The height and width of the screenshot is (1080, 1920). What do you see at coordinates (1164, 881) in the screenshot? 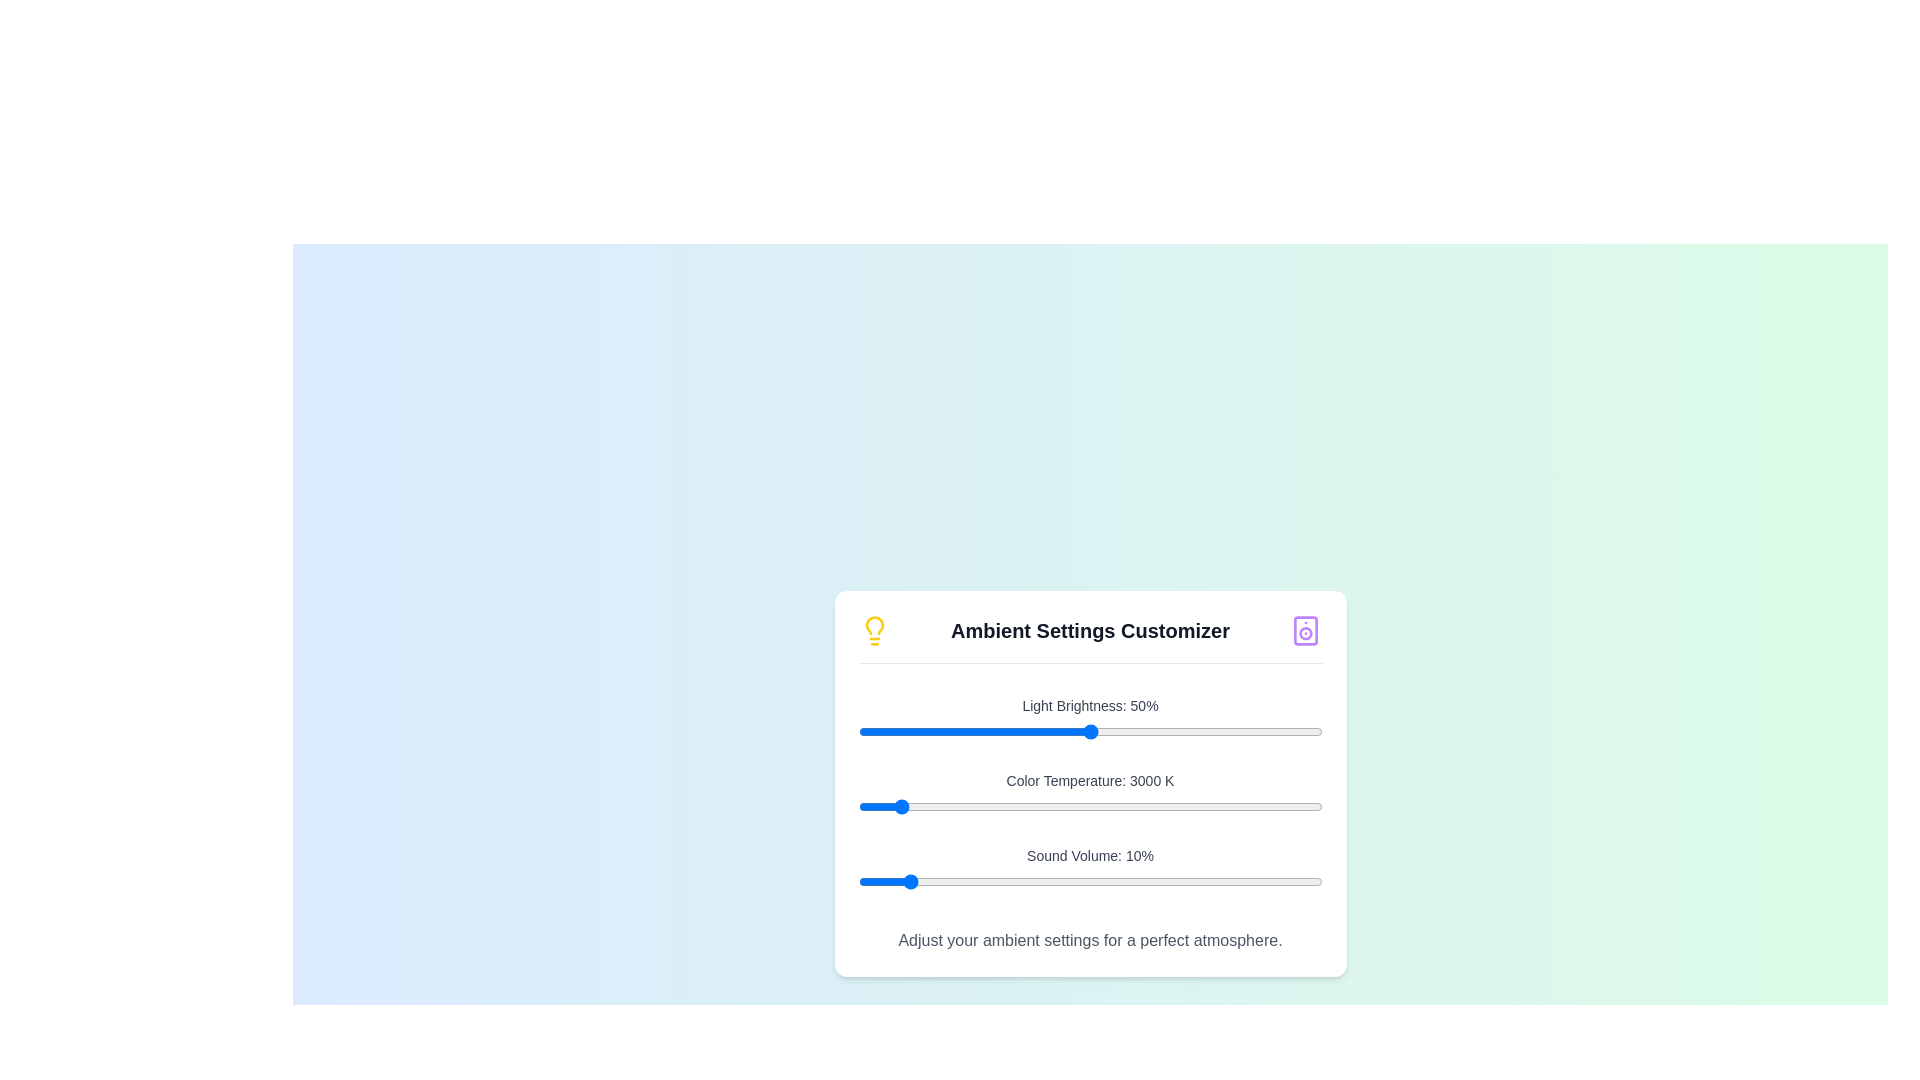
I see `the sound volume` at bounding box center [1164, 881].